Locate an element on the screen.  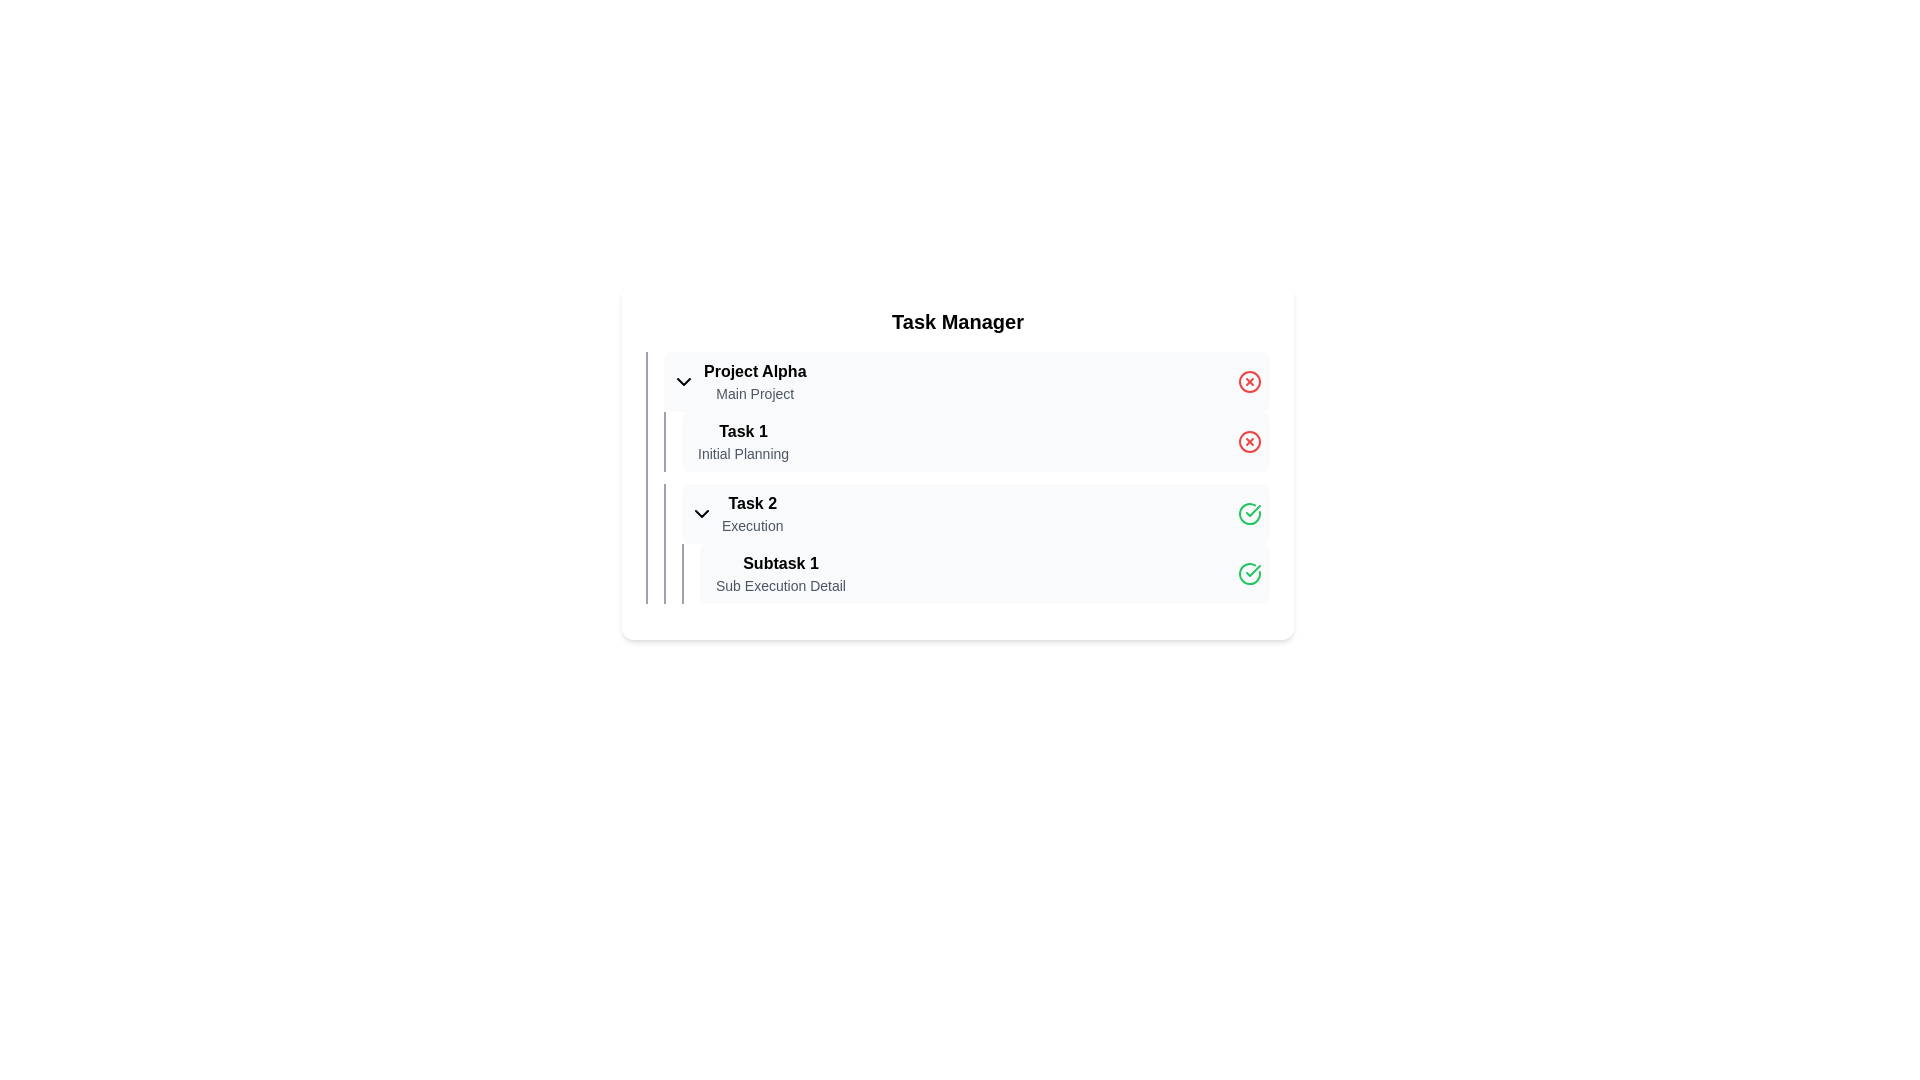
the 'Task 1' list item element, which features a bolded title and a red circular icon for deletion, located under the 'Project Alpha' section is located at coordinates (966, 441).